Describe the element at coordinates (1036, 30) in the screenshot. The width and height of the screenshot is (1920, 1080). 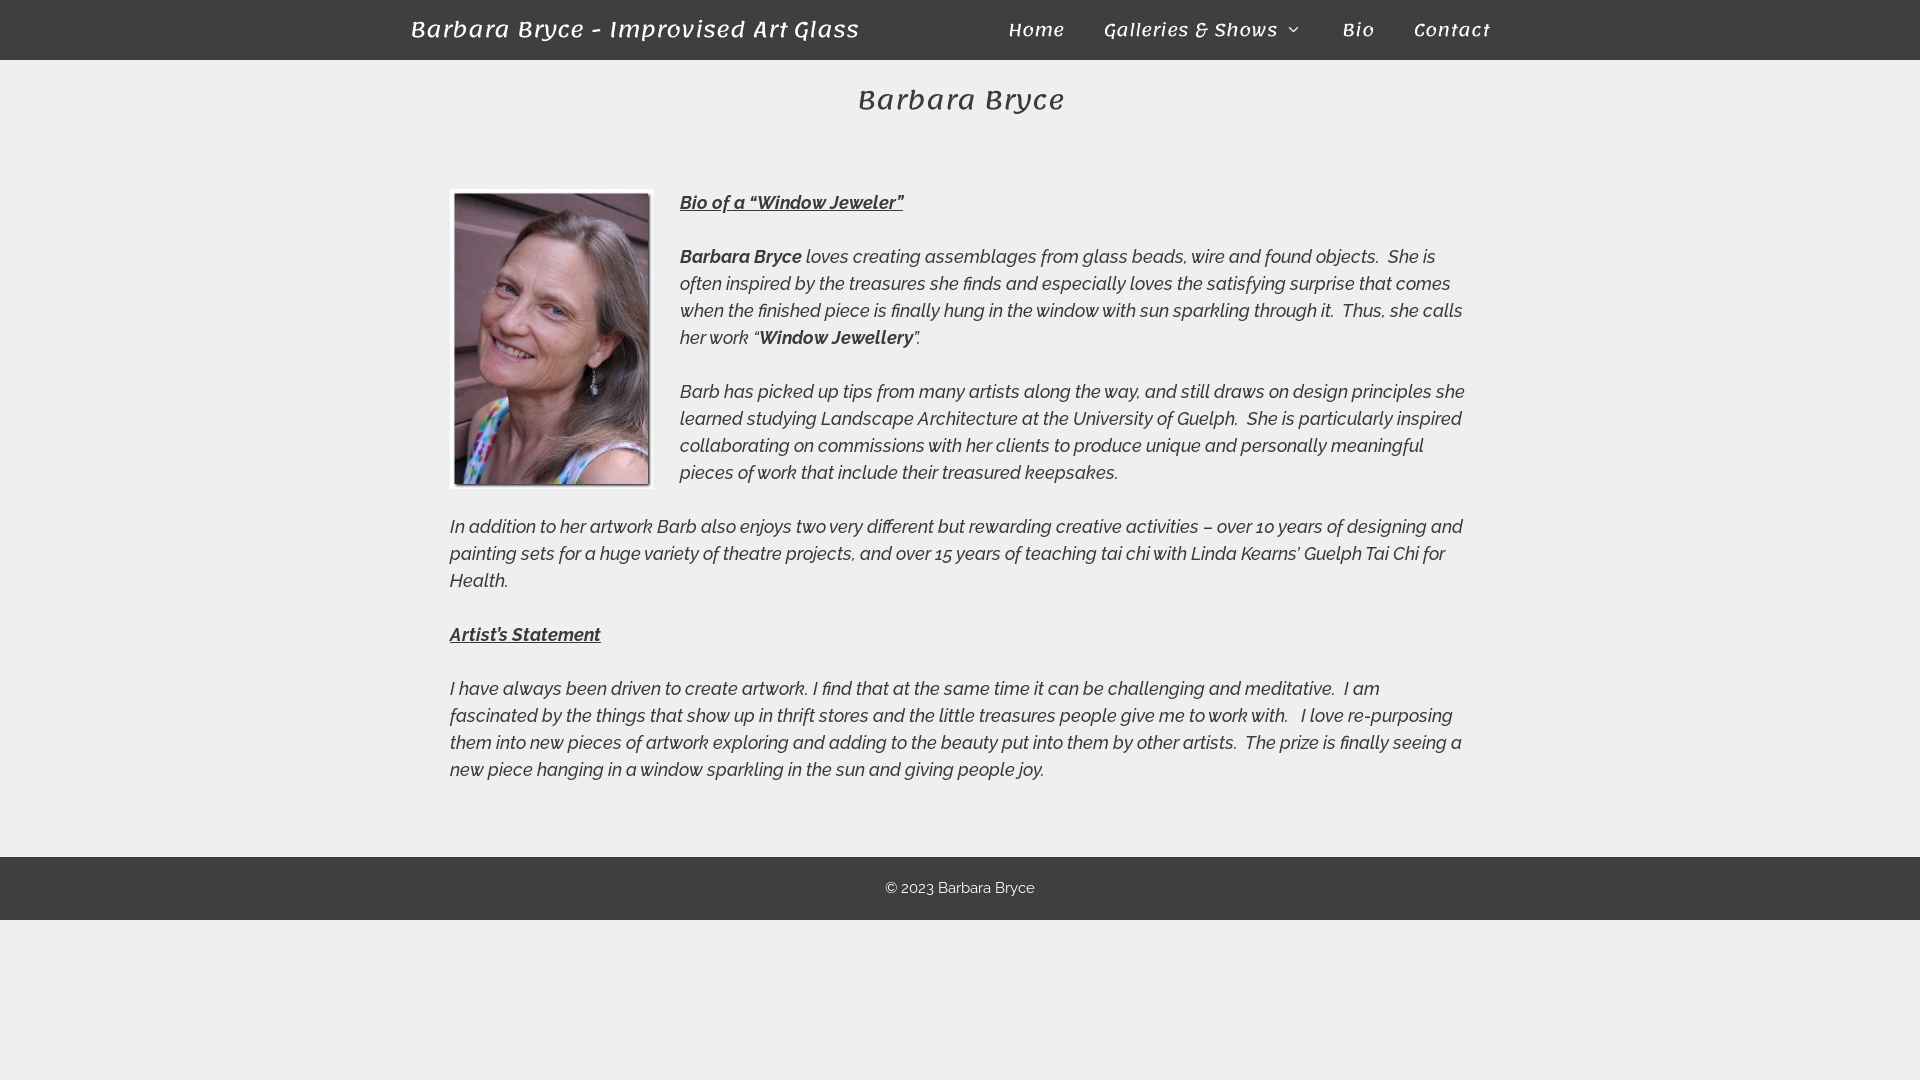
I see `'Home'` at that location.